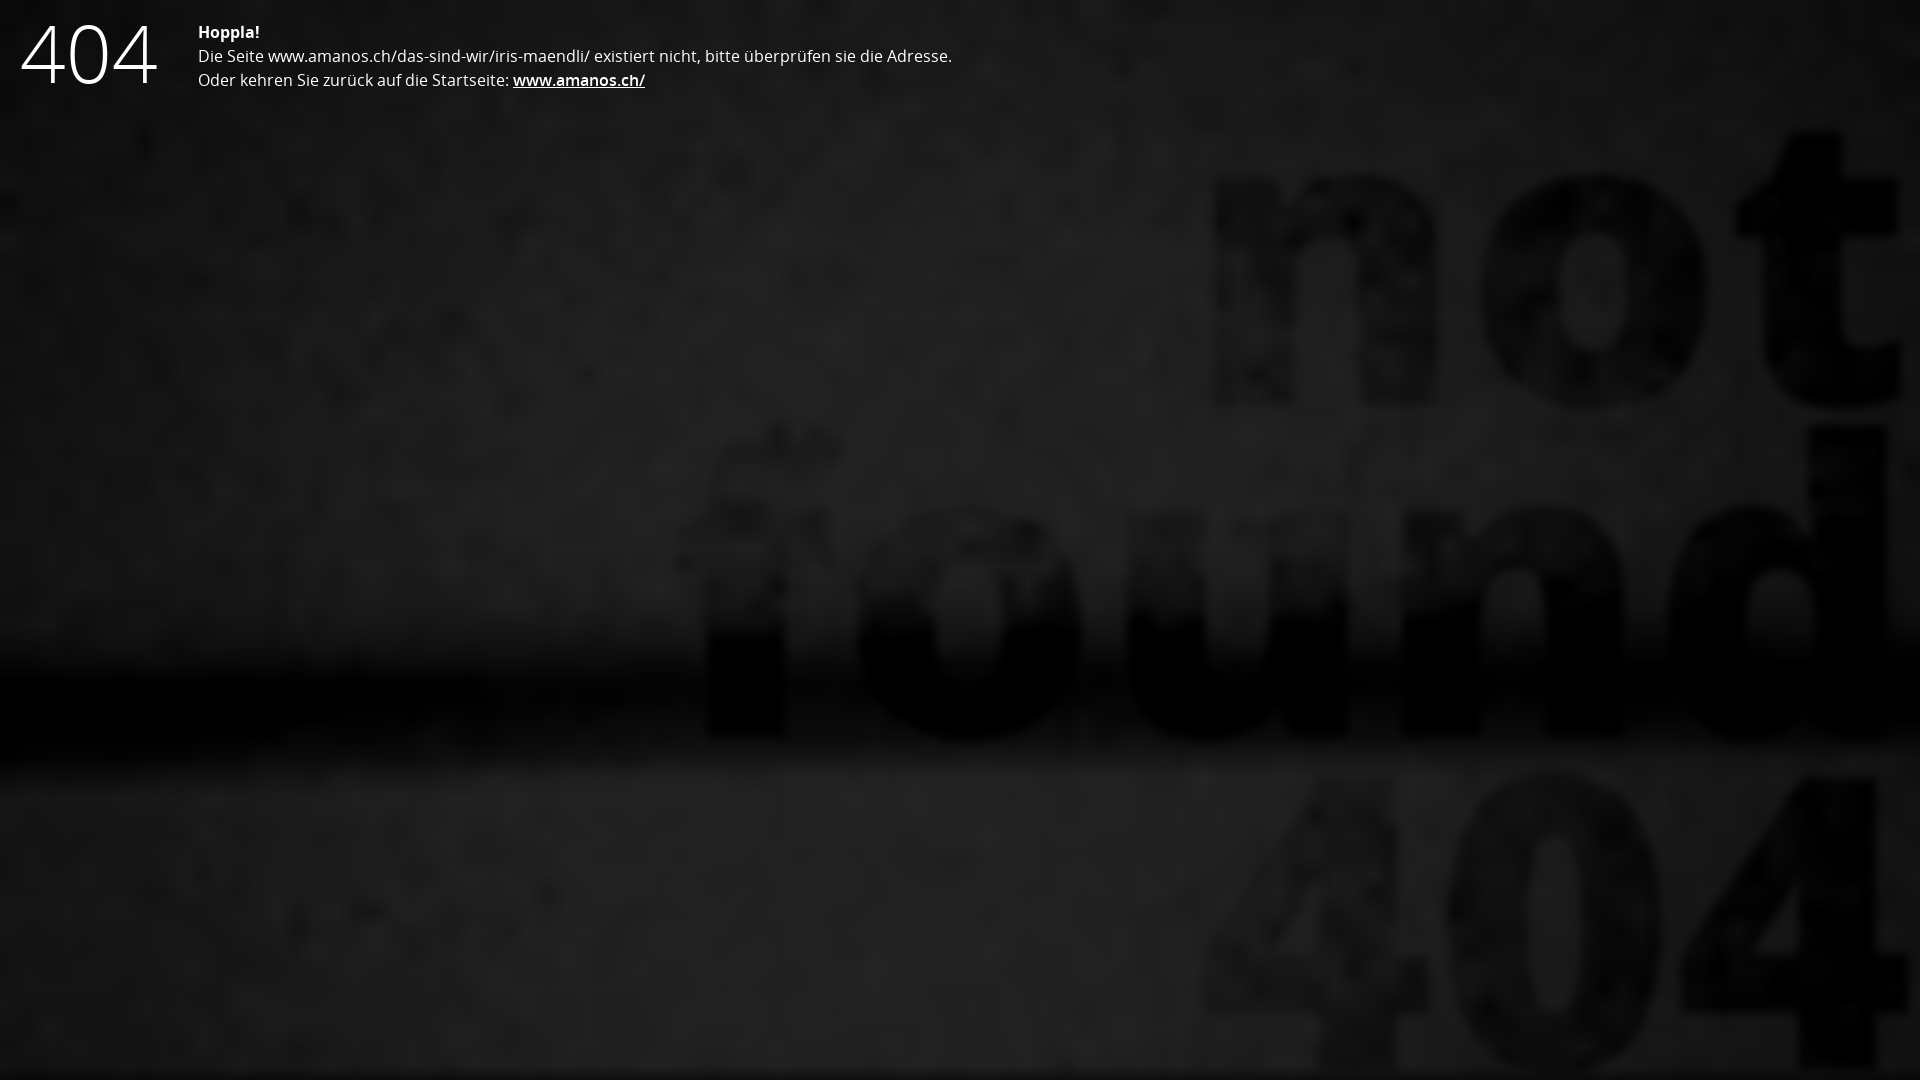  Describe the element at coordinates (513, 79) in the screenshot. I see `'www.amanos.ch/'` at that location.